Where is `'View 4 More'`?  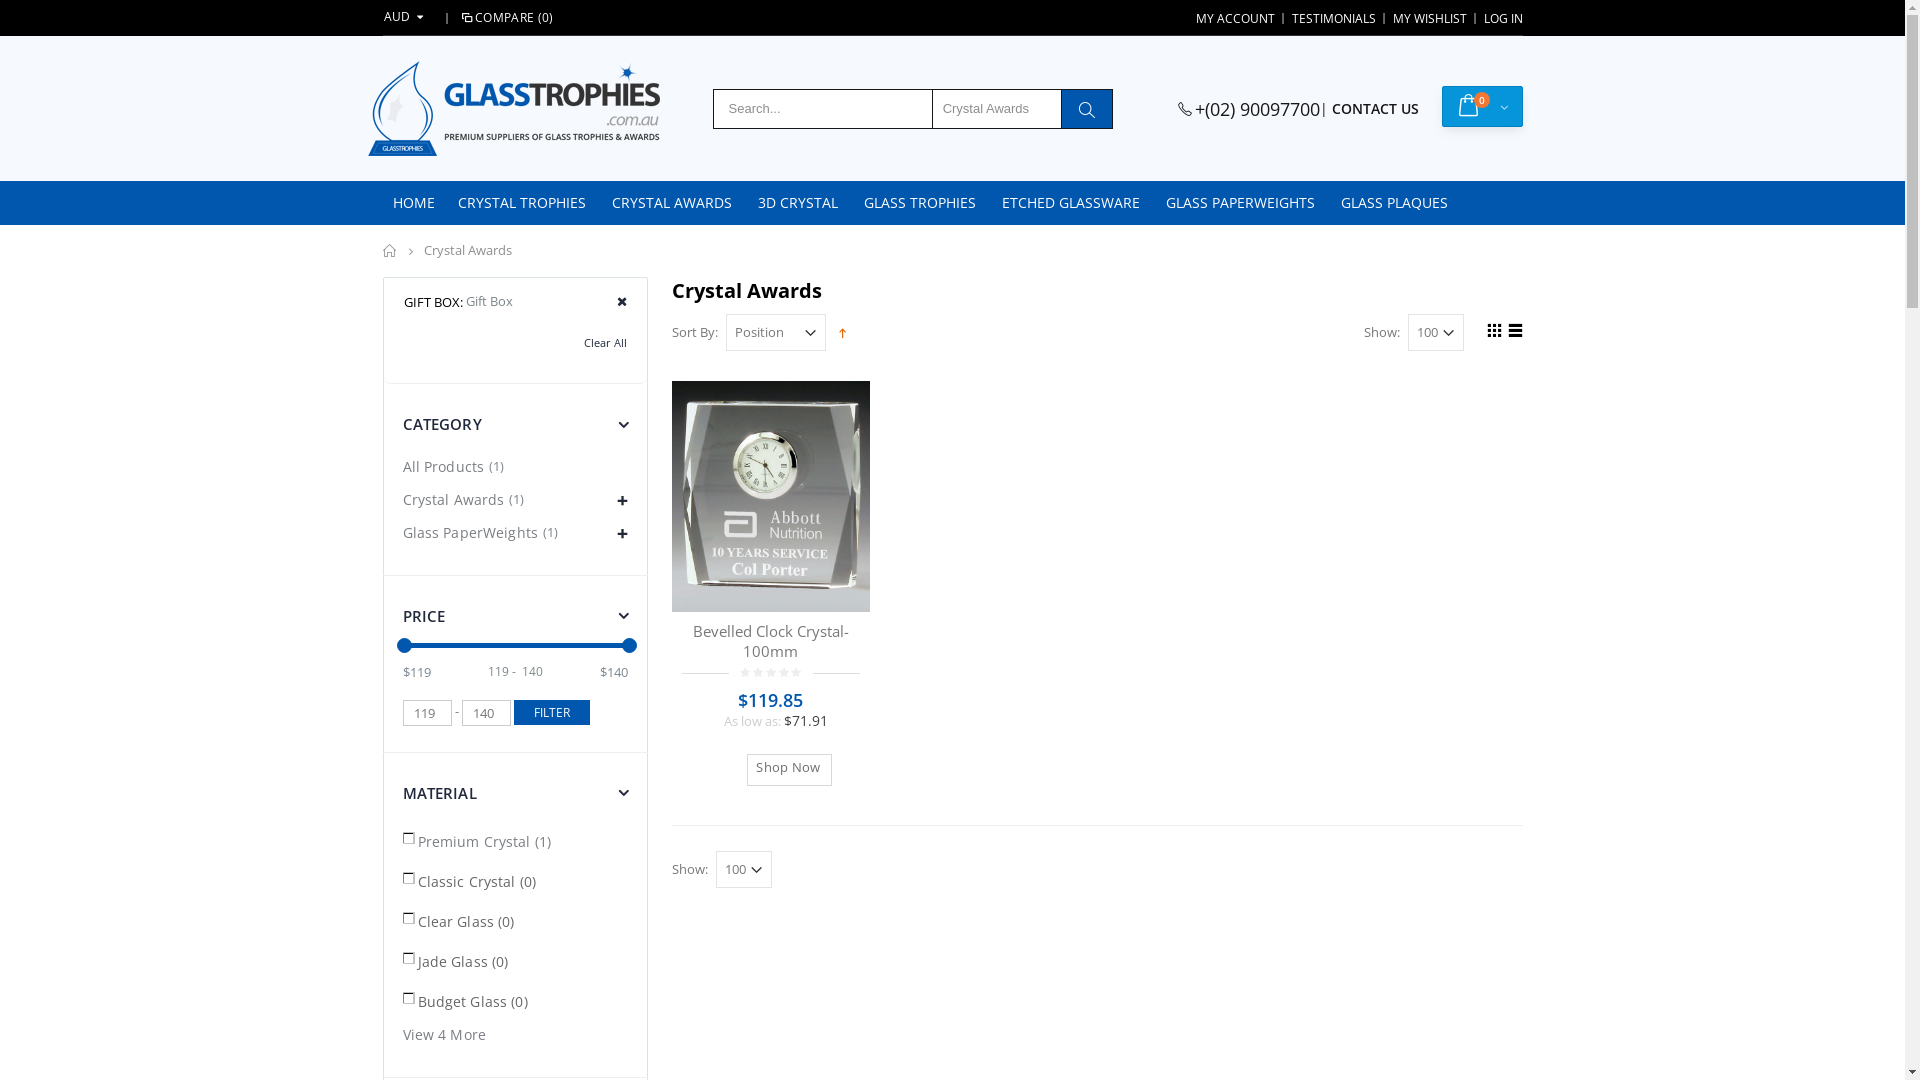
'View 4 More' is located at coordinates (445, 1034).